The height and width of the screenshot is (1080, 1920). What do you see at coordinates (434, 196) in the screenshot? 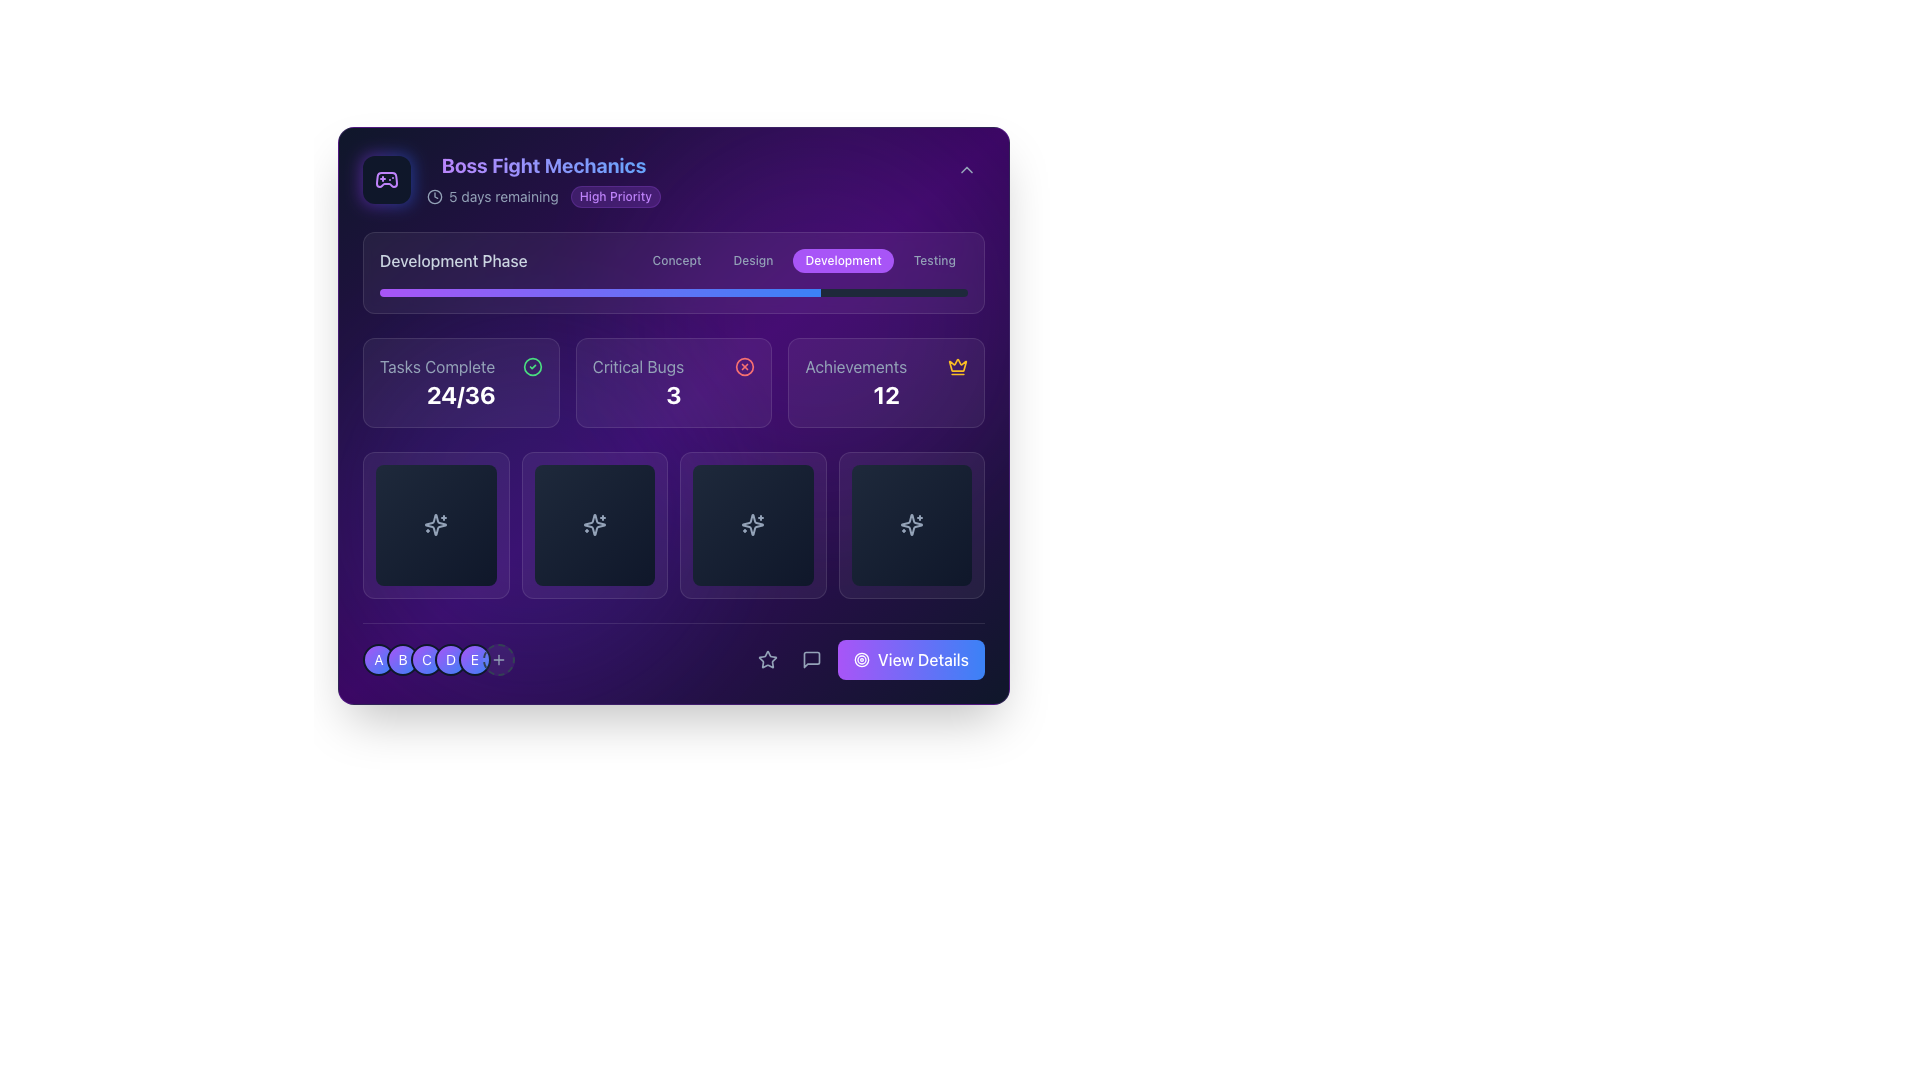
I see `the time tracking icon located in the top-left widget, adjacent to the text '5 days remaining'` at bounding box center [434, 196].